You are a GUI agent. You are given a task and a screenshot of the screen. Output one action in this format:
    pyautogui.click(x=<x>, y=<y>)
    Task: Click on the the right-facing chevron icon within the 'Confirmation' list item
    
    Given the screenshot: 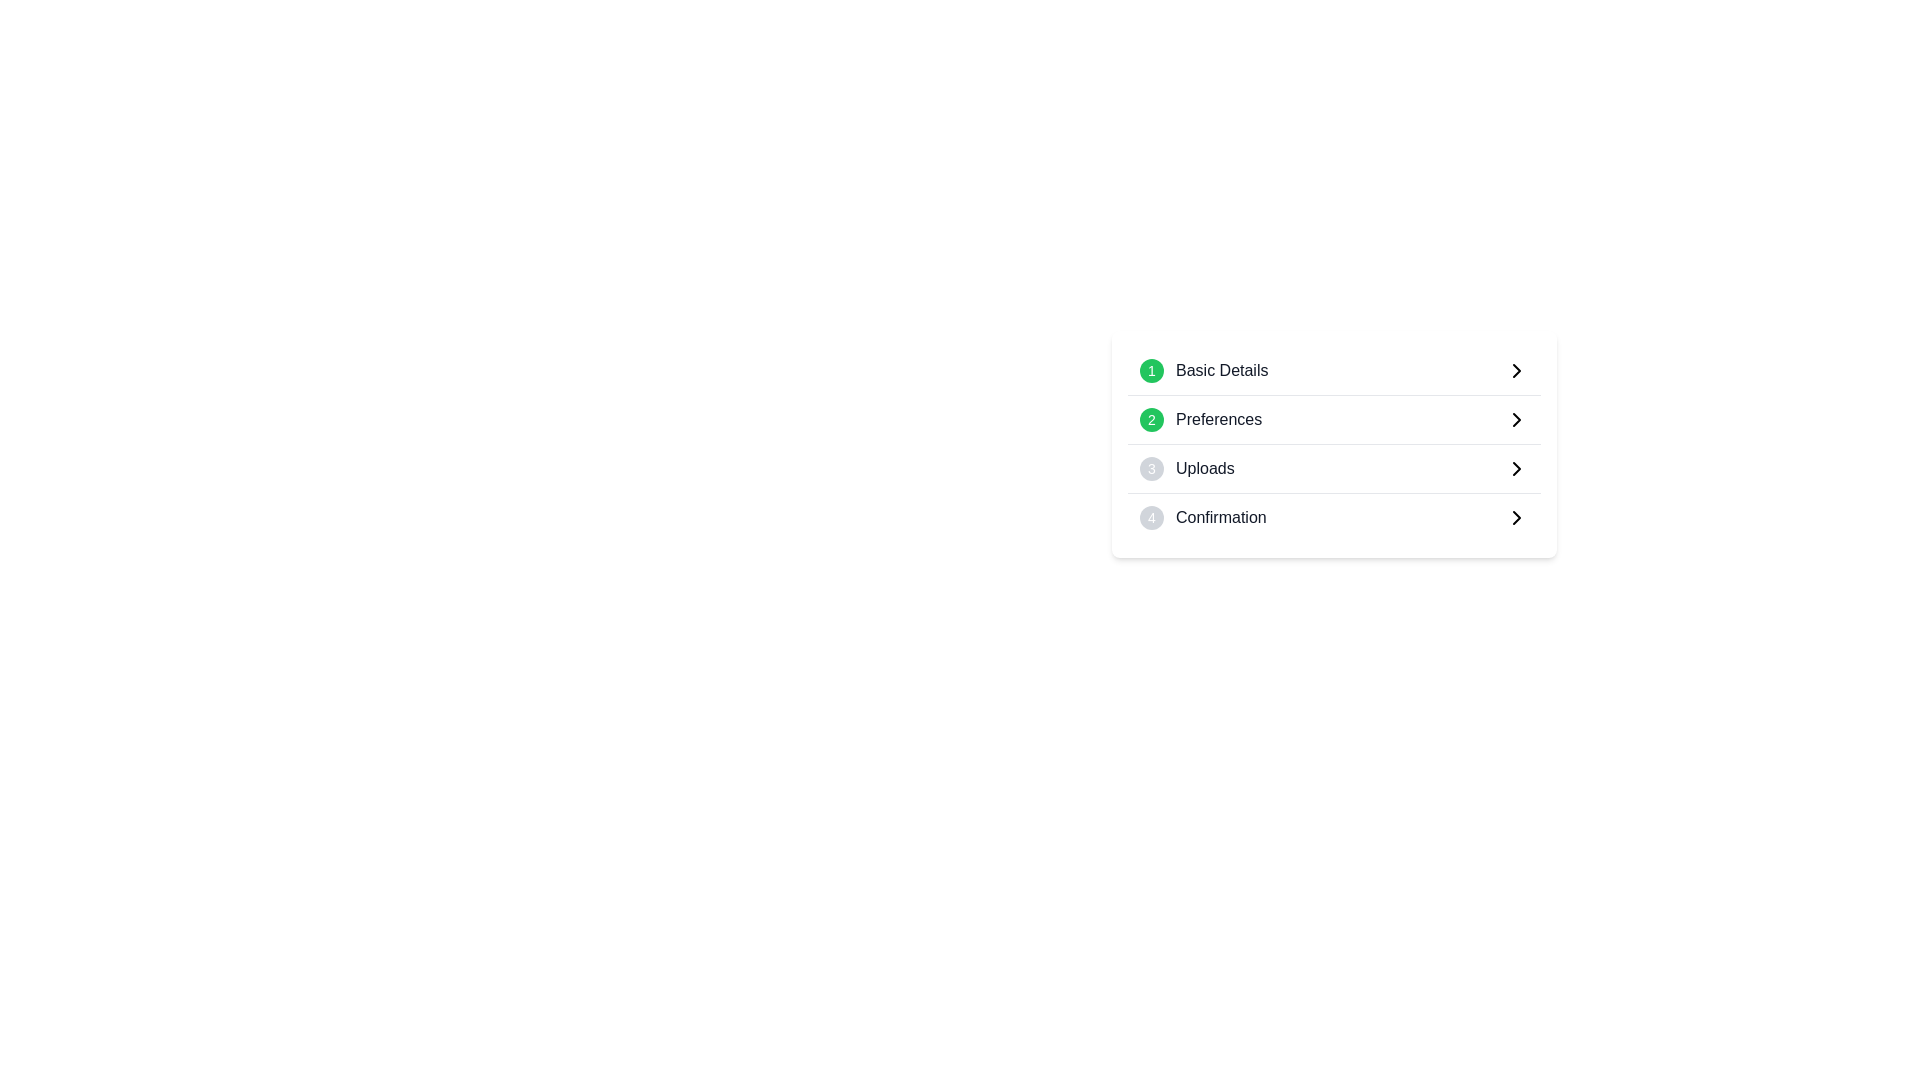 What is the action you would take?
    pyautogui.click(x=1516, y=516)
    